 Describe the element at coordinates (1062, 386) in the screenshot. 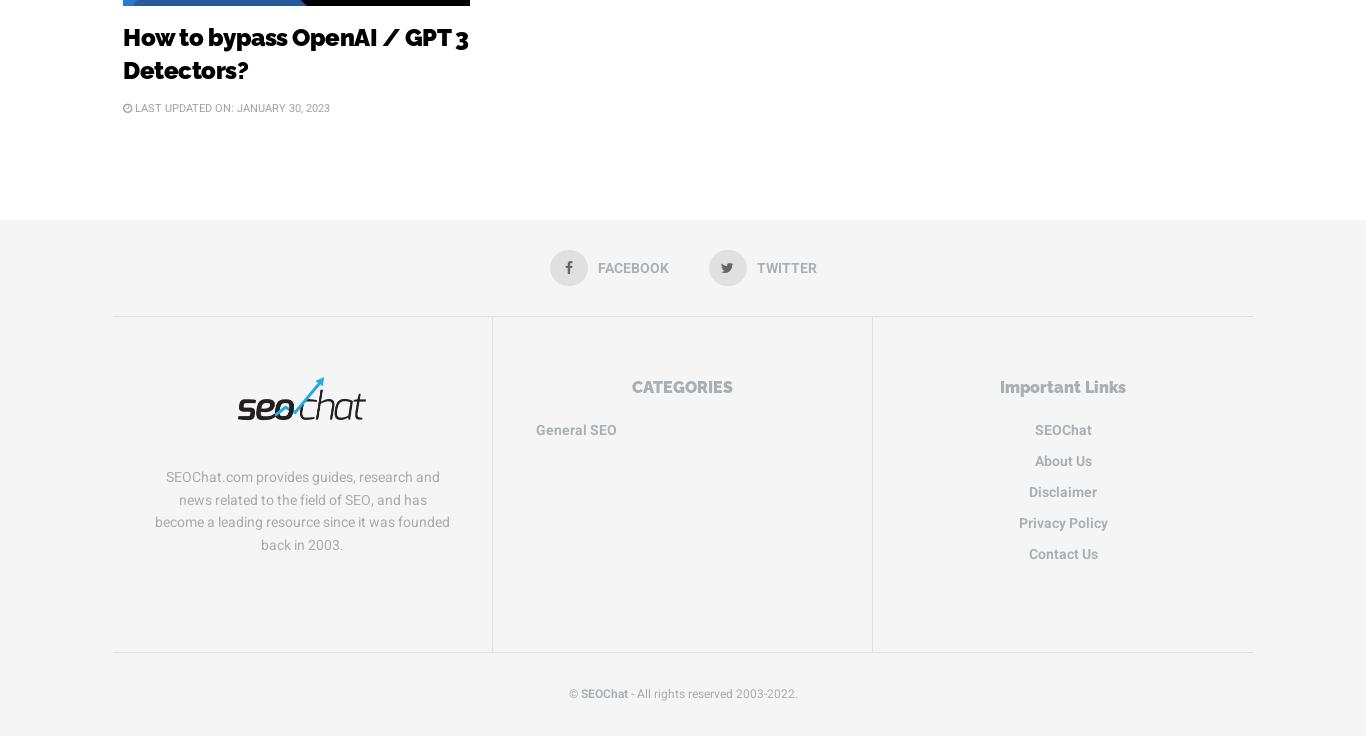

I see `'Important Links'` at that location.